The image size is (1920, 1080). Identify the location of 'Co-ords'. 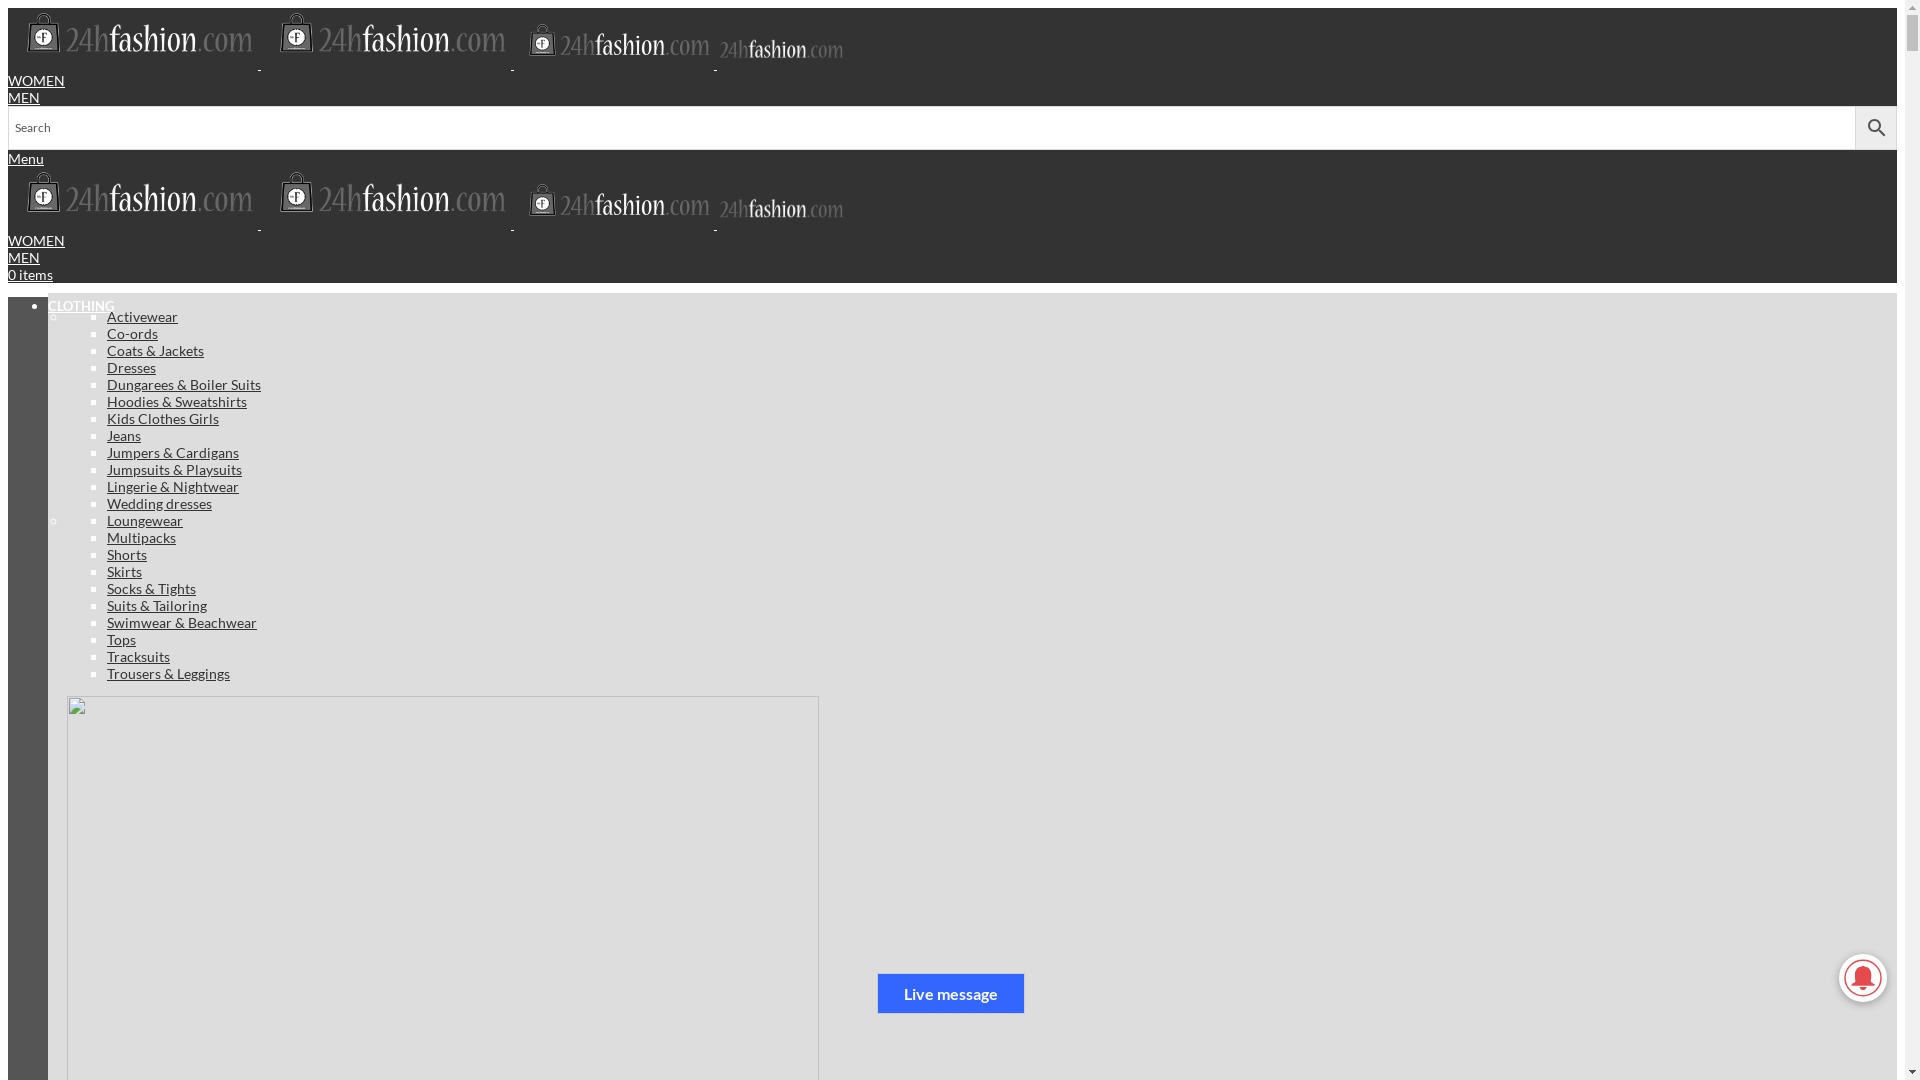
(131, 331).